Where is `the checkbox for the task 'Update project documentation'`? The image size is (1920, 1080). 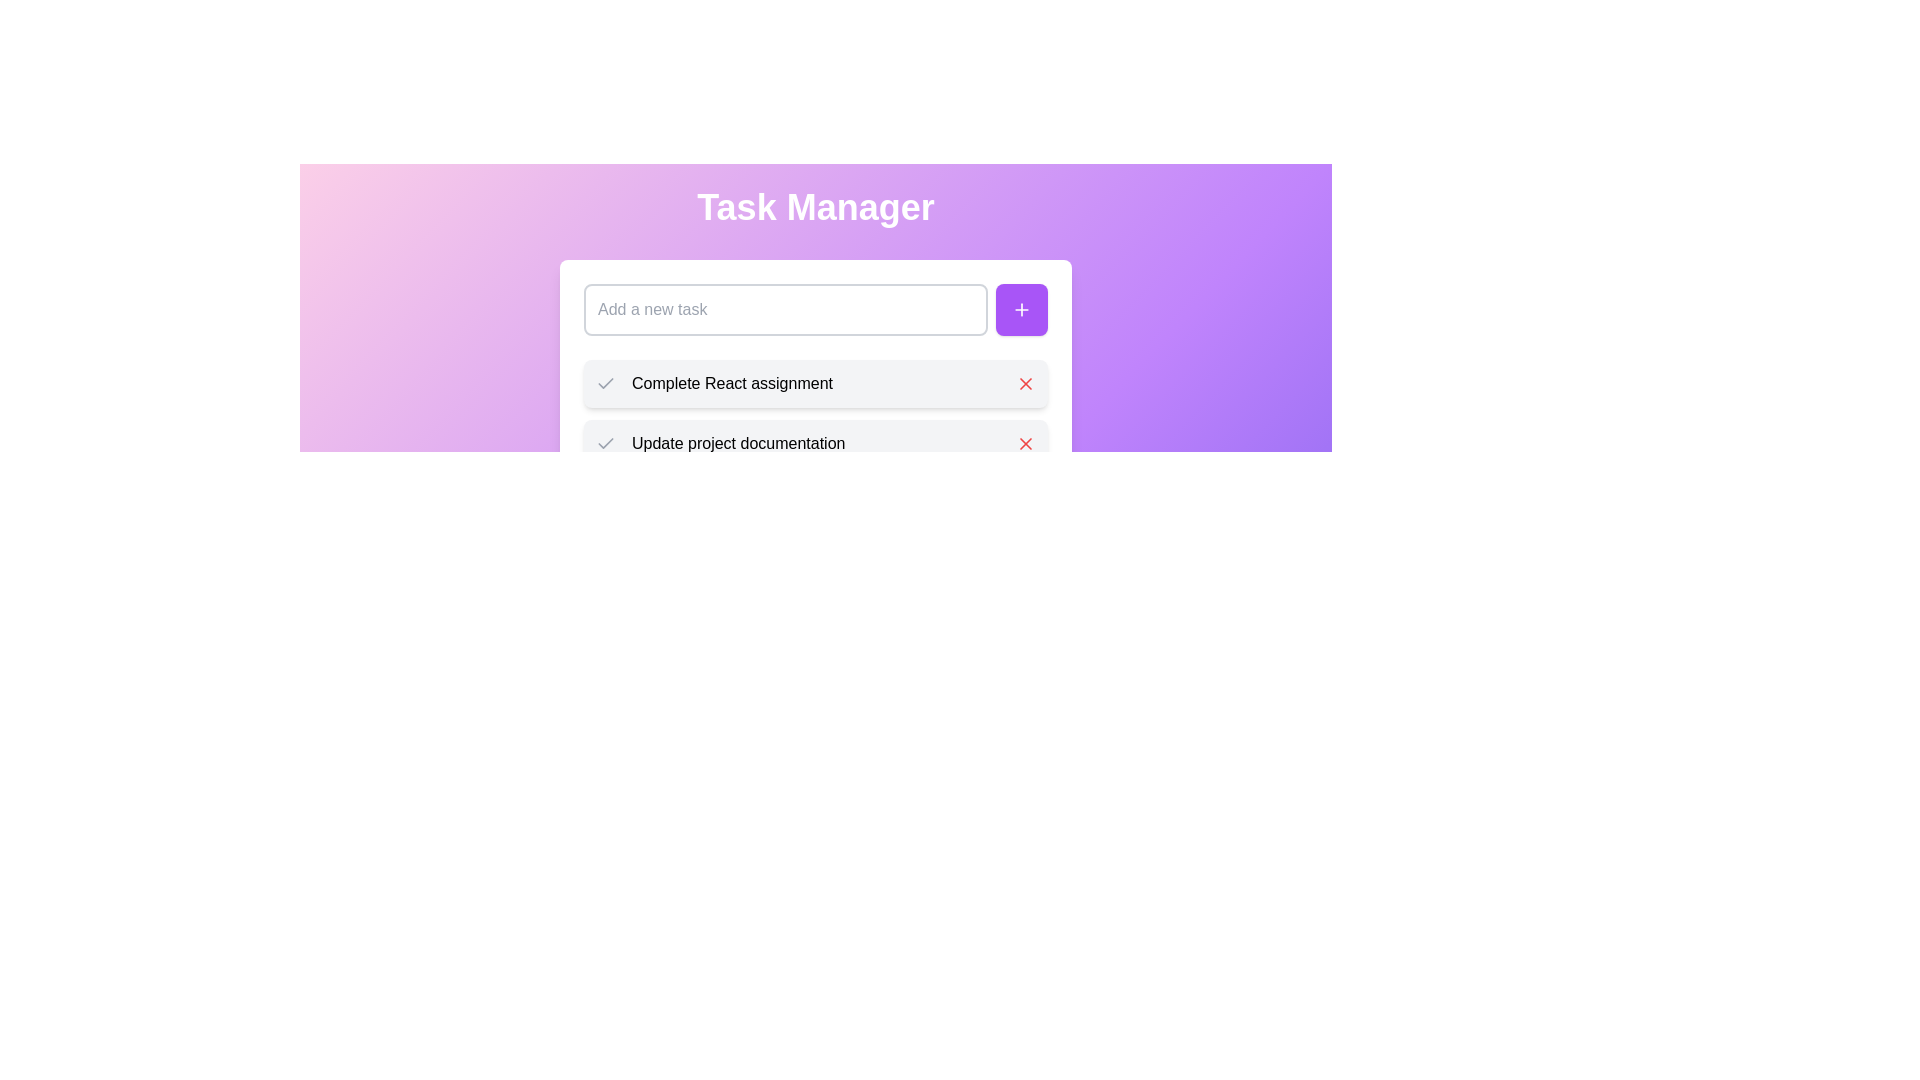
the checkbox for the task 'Update project documentation' is located at coordinates (604, 442).